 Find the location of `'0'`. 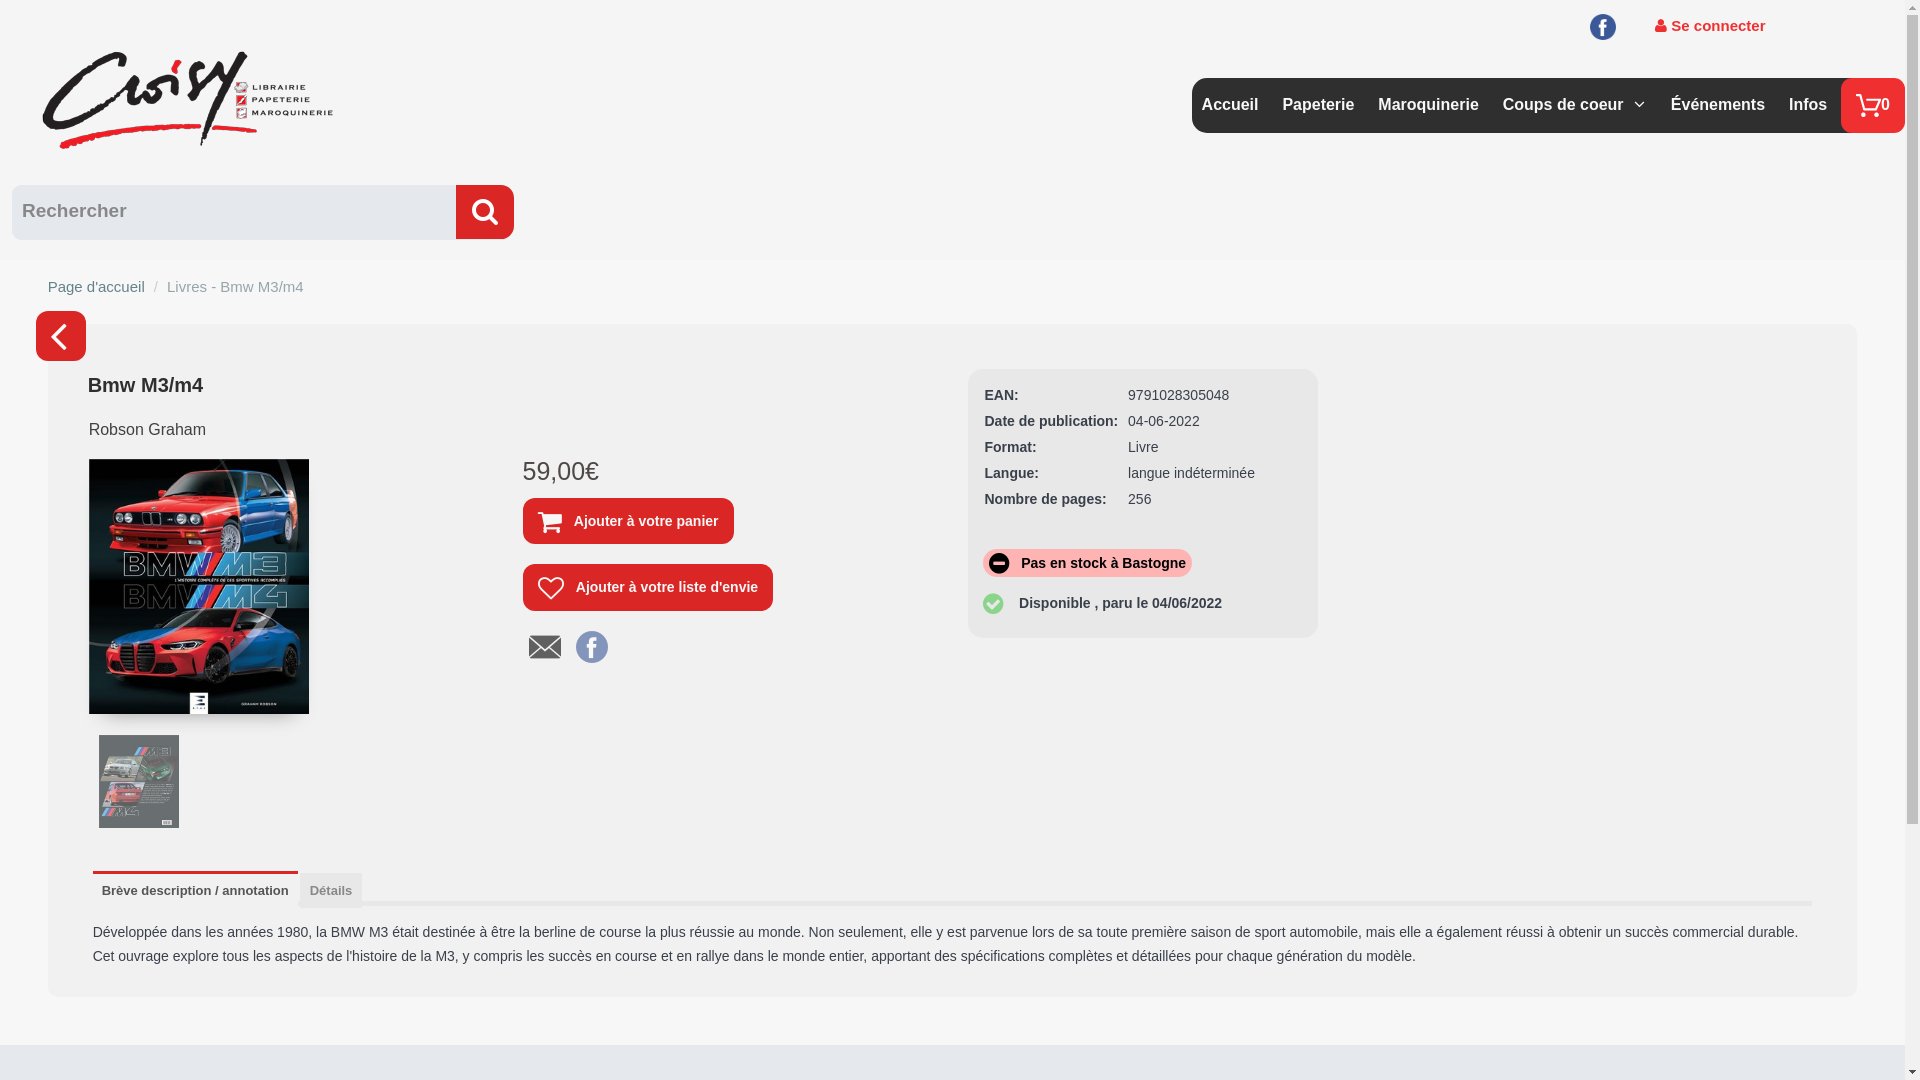

'0' is located at coordinates (1871, 105).